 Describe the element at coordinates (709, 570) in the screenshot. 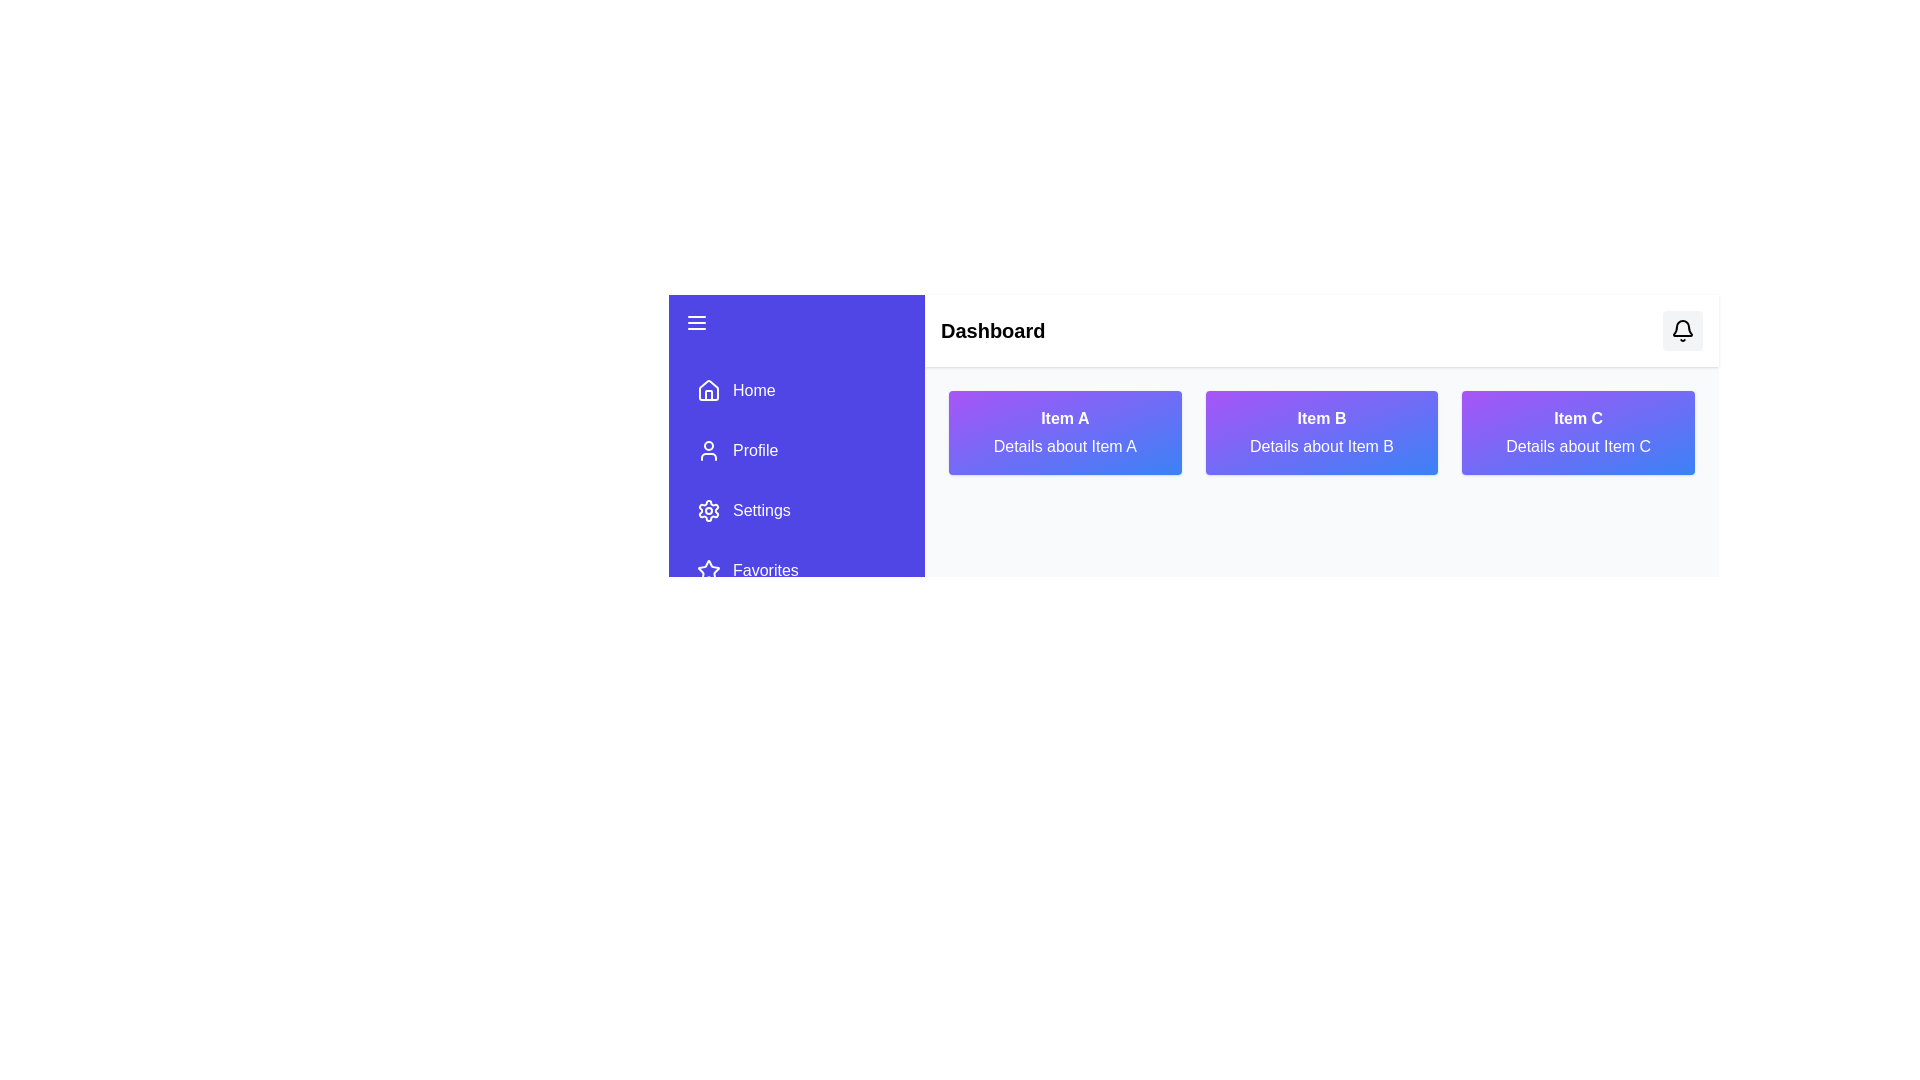

I see `interactive 'Favorites' icon located in the left navigation menu, which is the leftmost icon associated with the 'Favorites' section` at that location.